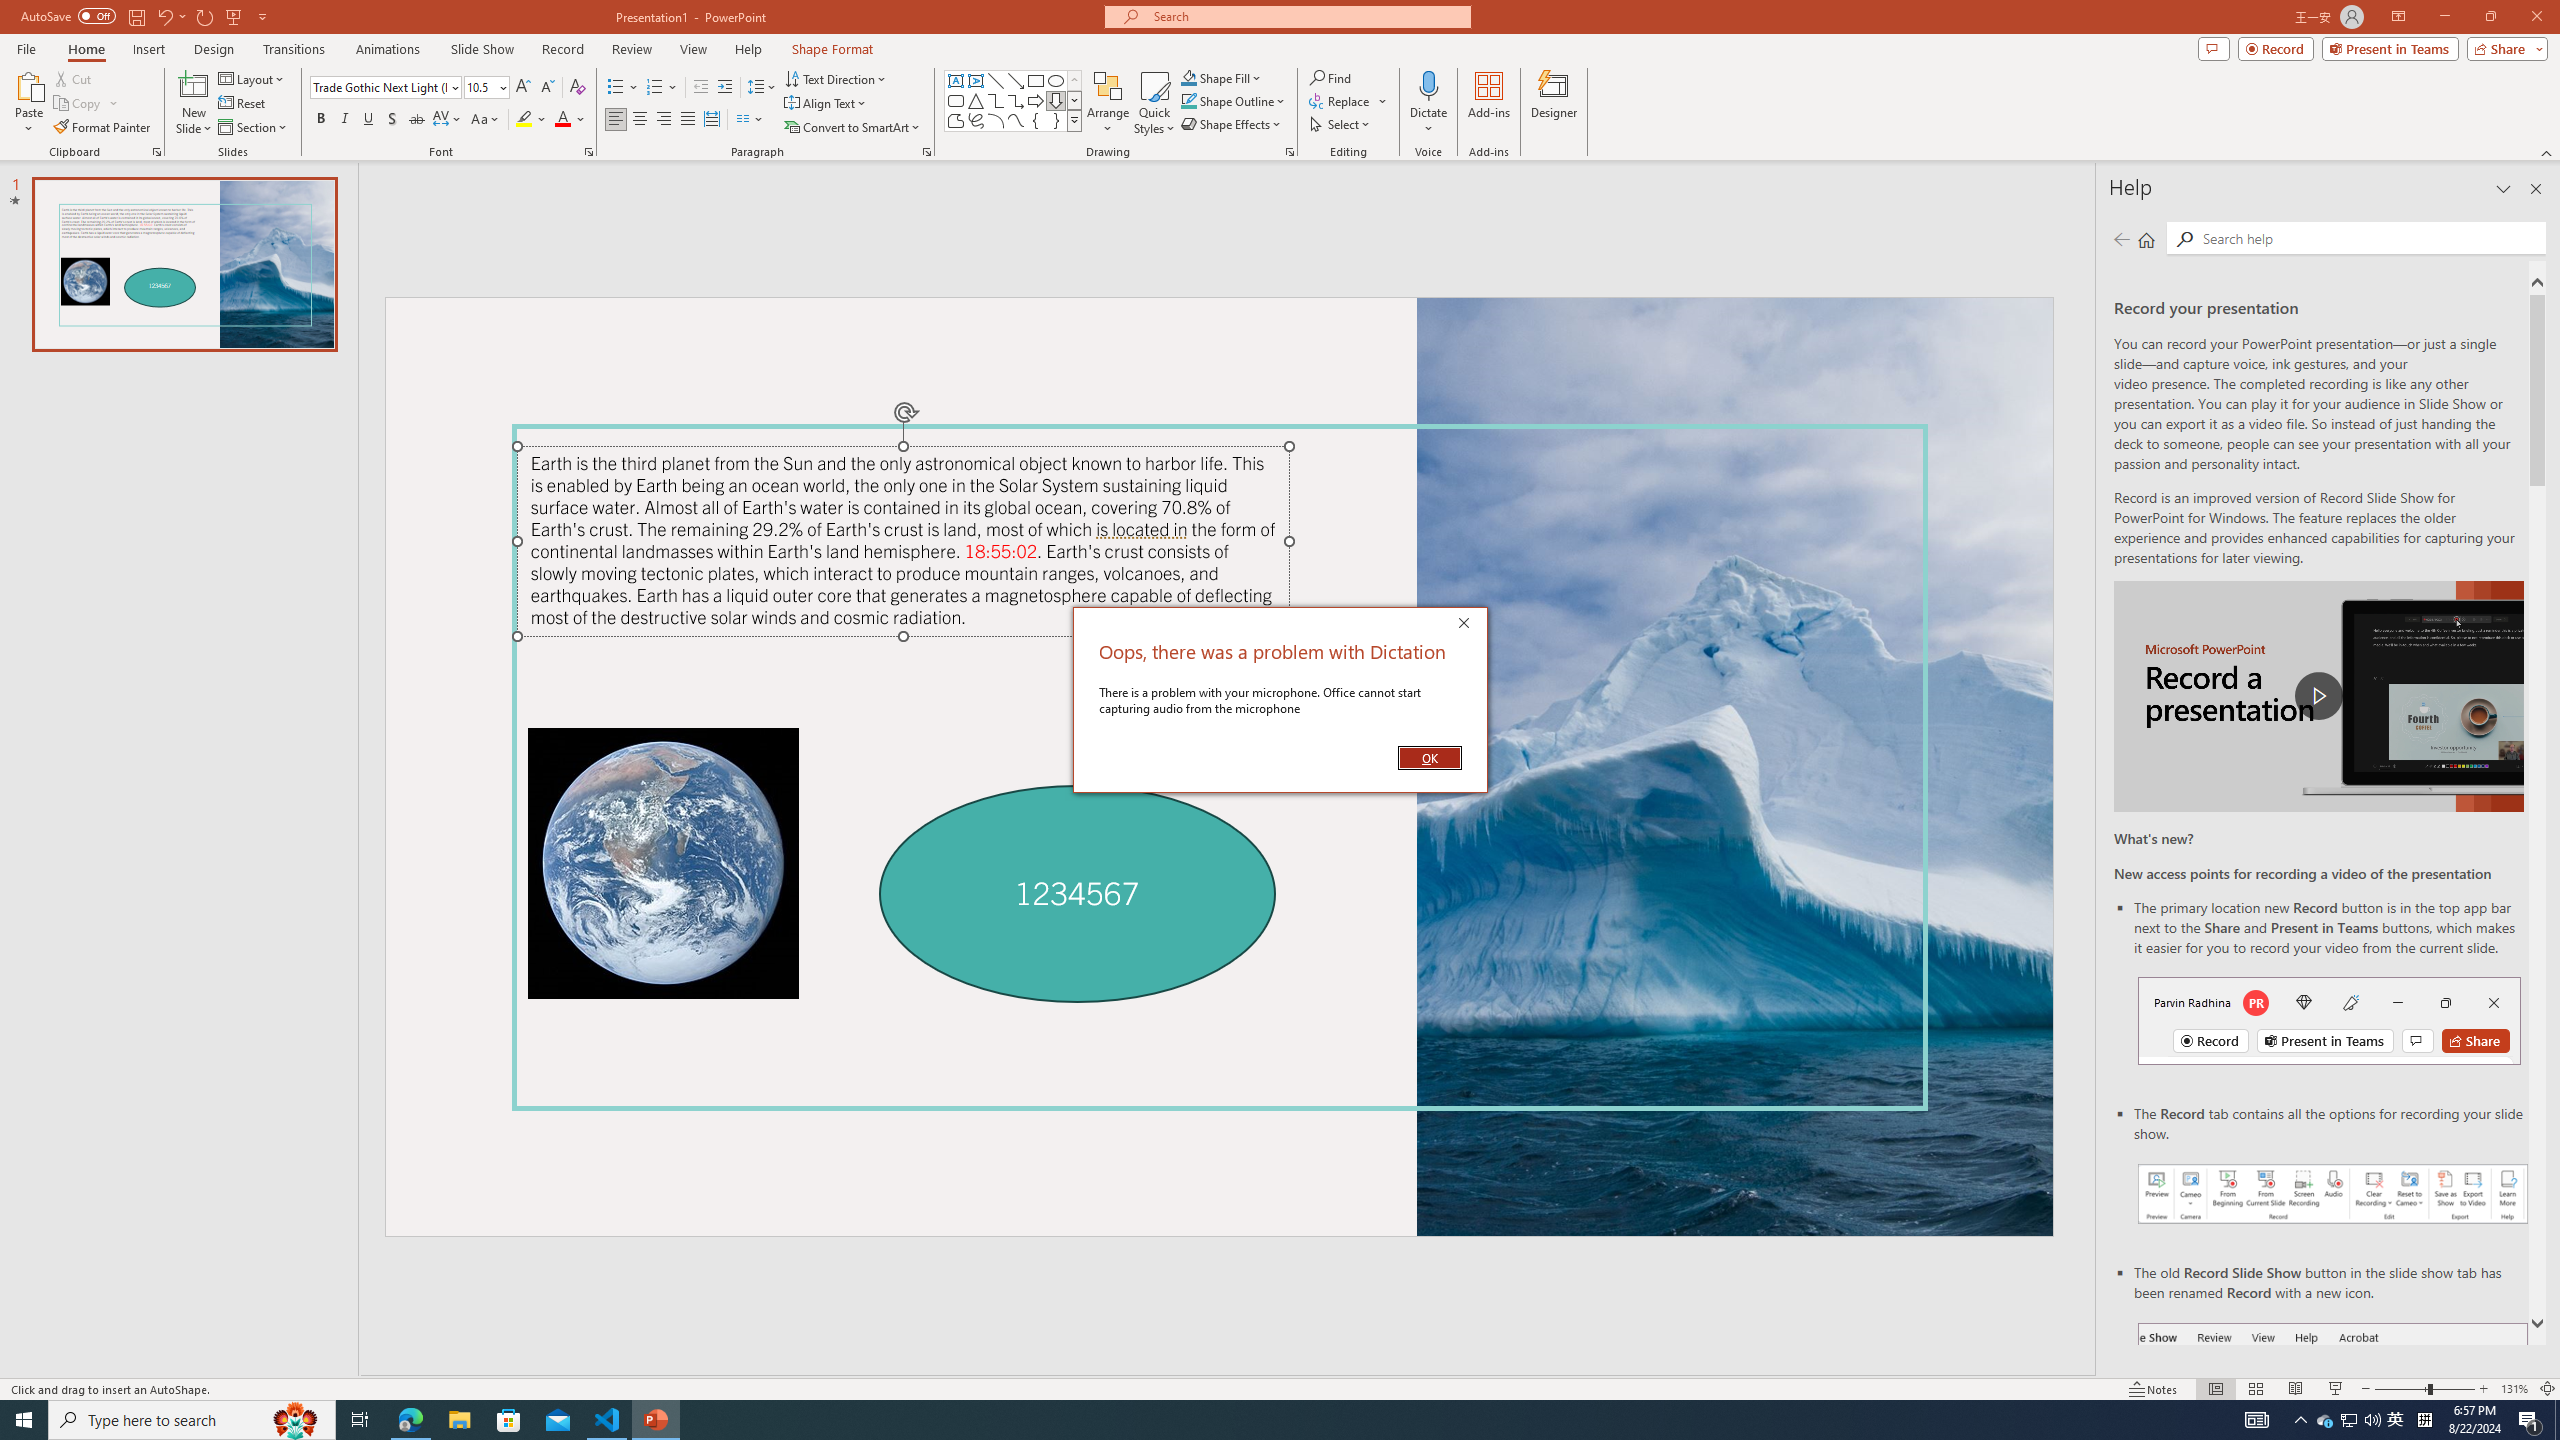 The height and width of the screenshot is (1440, 2560). What do you see at coordinates (2332, 1422) in the screenshot?
I see `'Record button in ribbon'` at bounding box center [2332, 1422].